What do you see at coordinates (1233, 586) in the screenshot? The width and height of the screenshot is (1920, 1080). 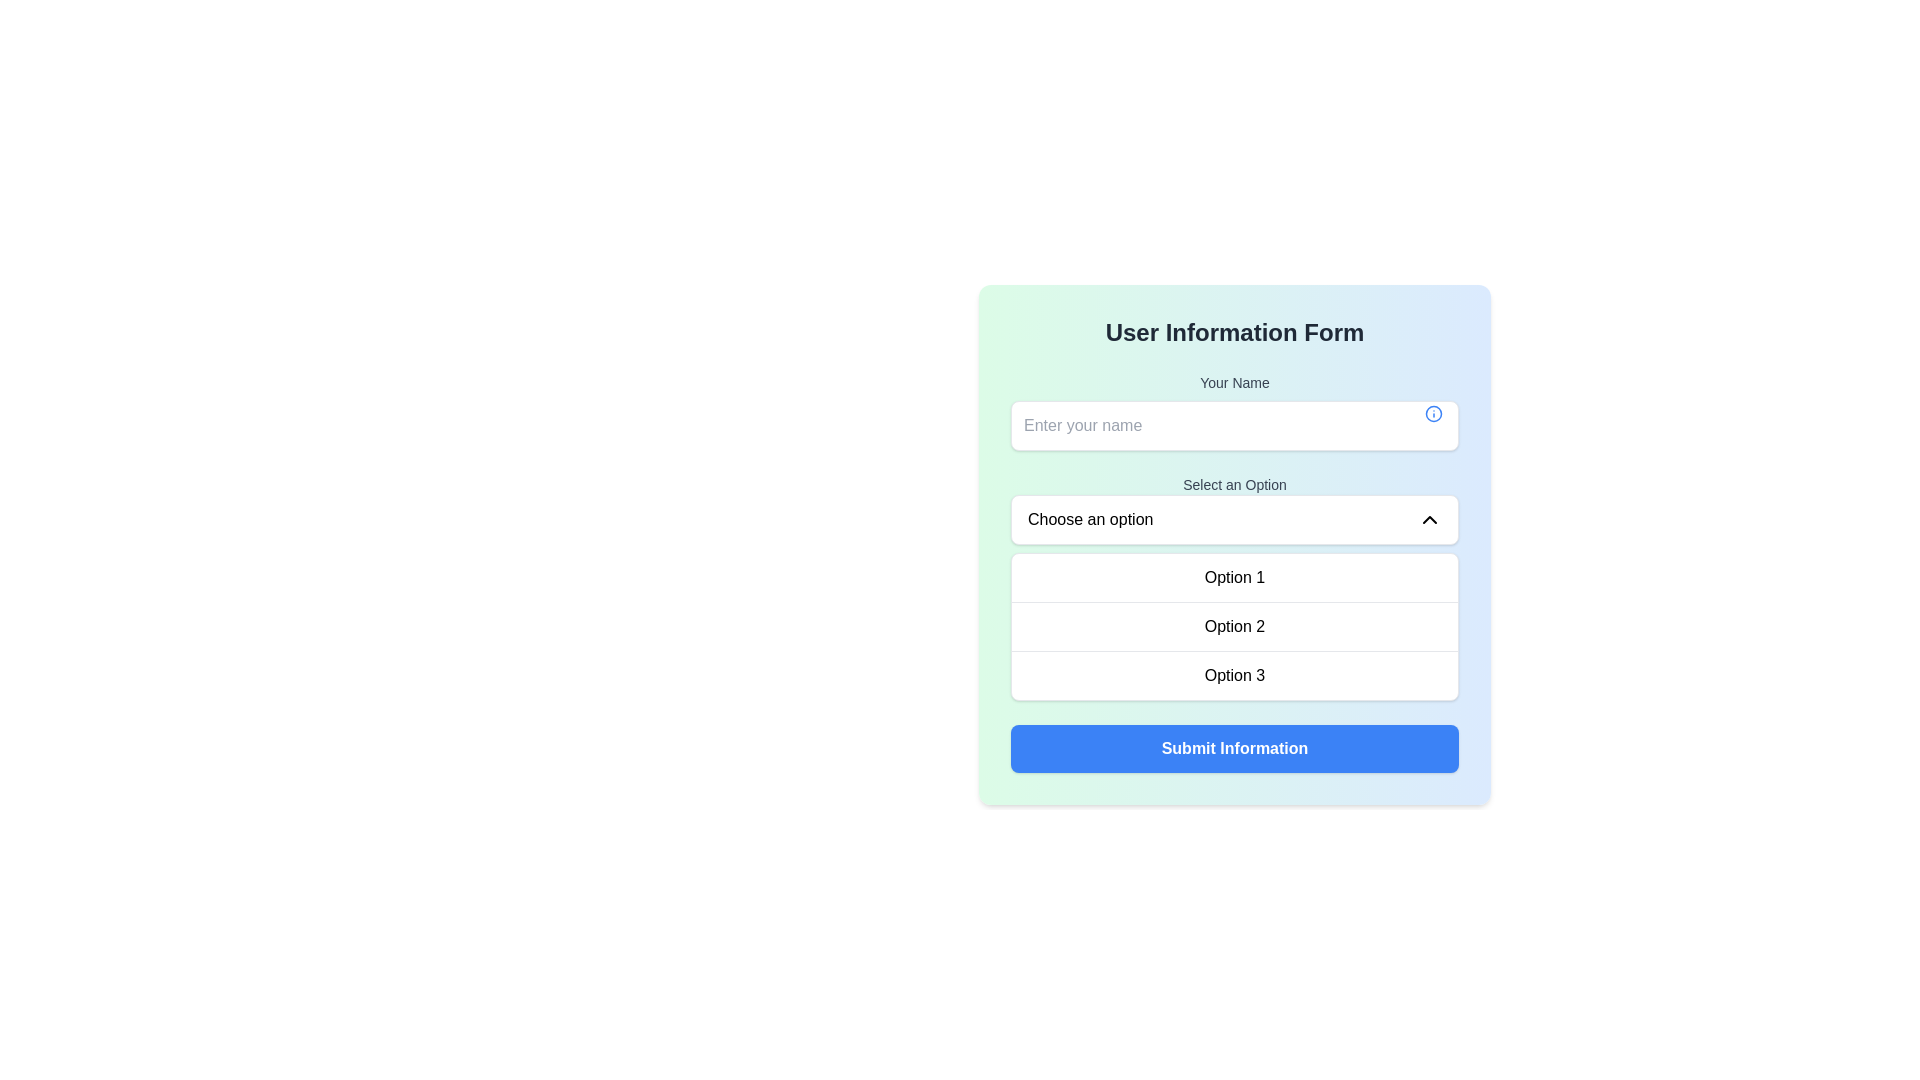 I see `the Dropdown menu within the 'User Information Form', located between the 'Your Name' input field and the 'Submit Information' button` at bounding box center [1233, 586].